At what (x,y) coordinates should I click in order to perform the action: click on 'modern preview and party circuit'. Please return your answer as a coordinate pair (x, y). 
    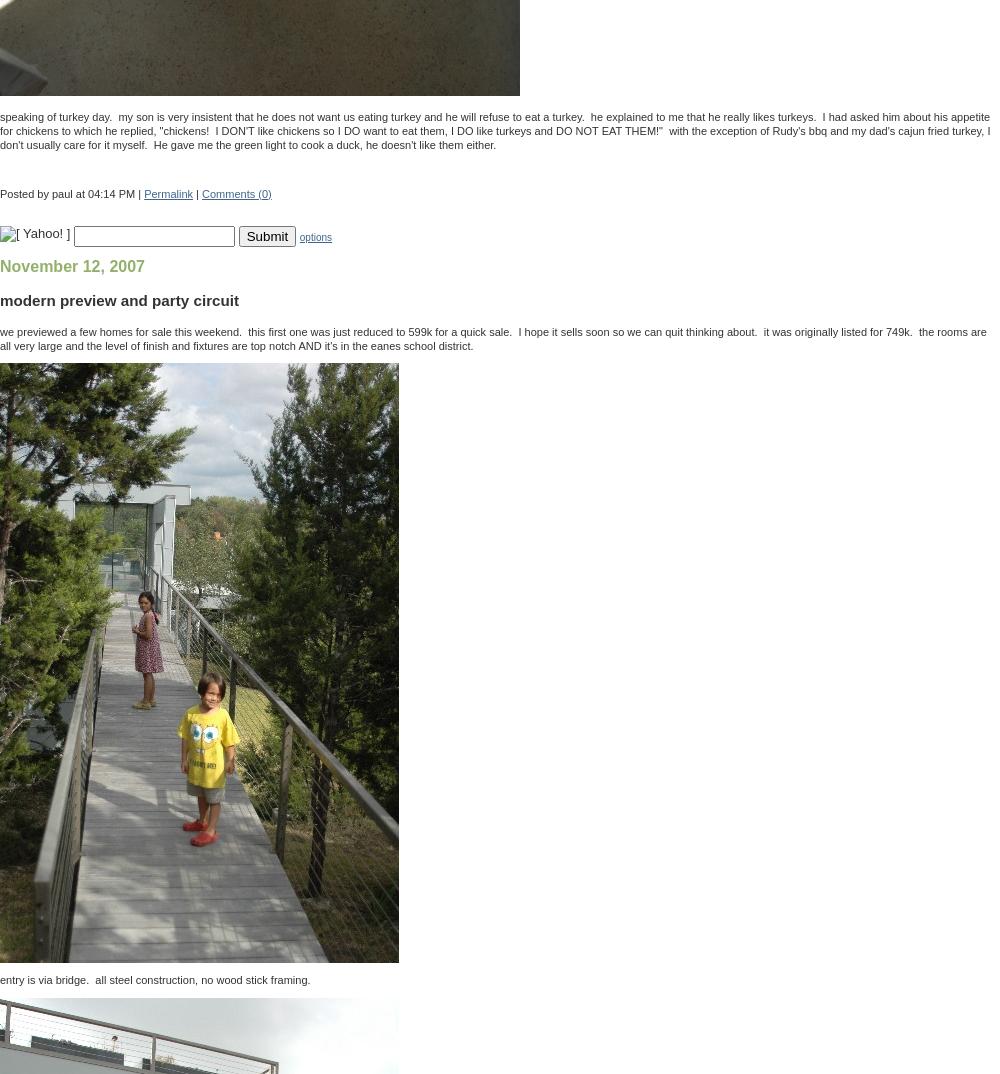
    Looking at the image, I should click on (118, 300).